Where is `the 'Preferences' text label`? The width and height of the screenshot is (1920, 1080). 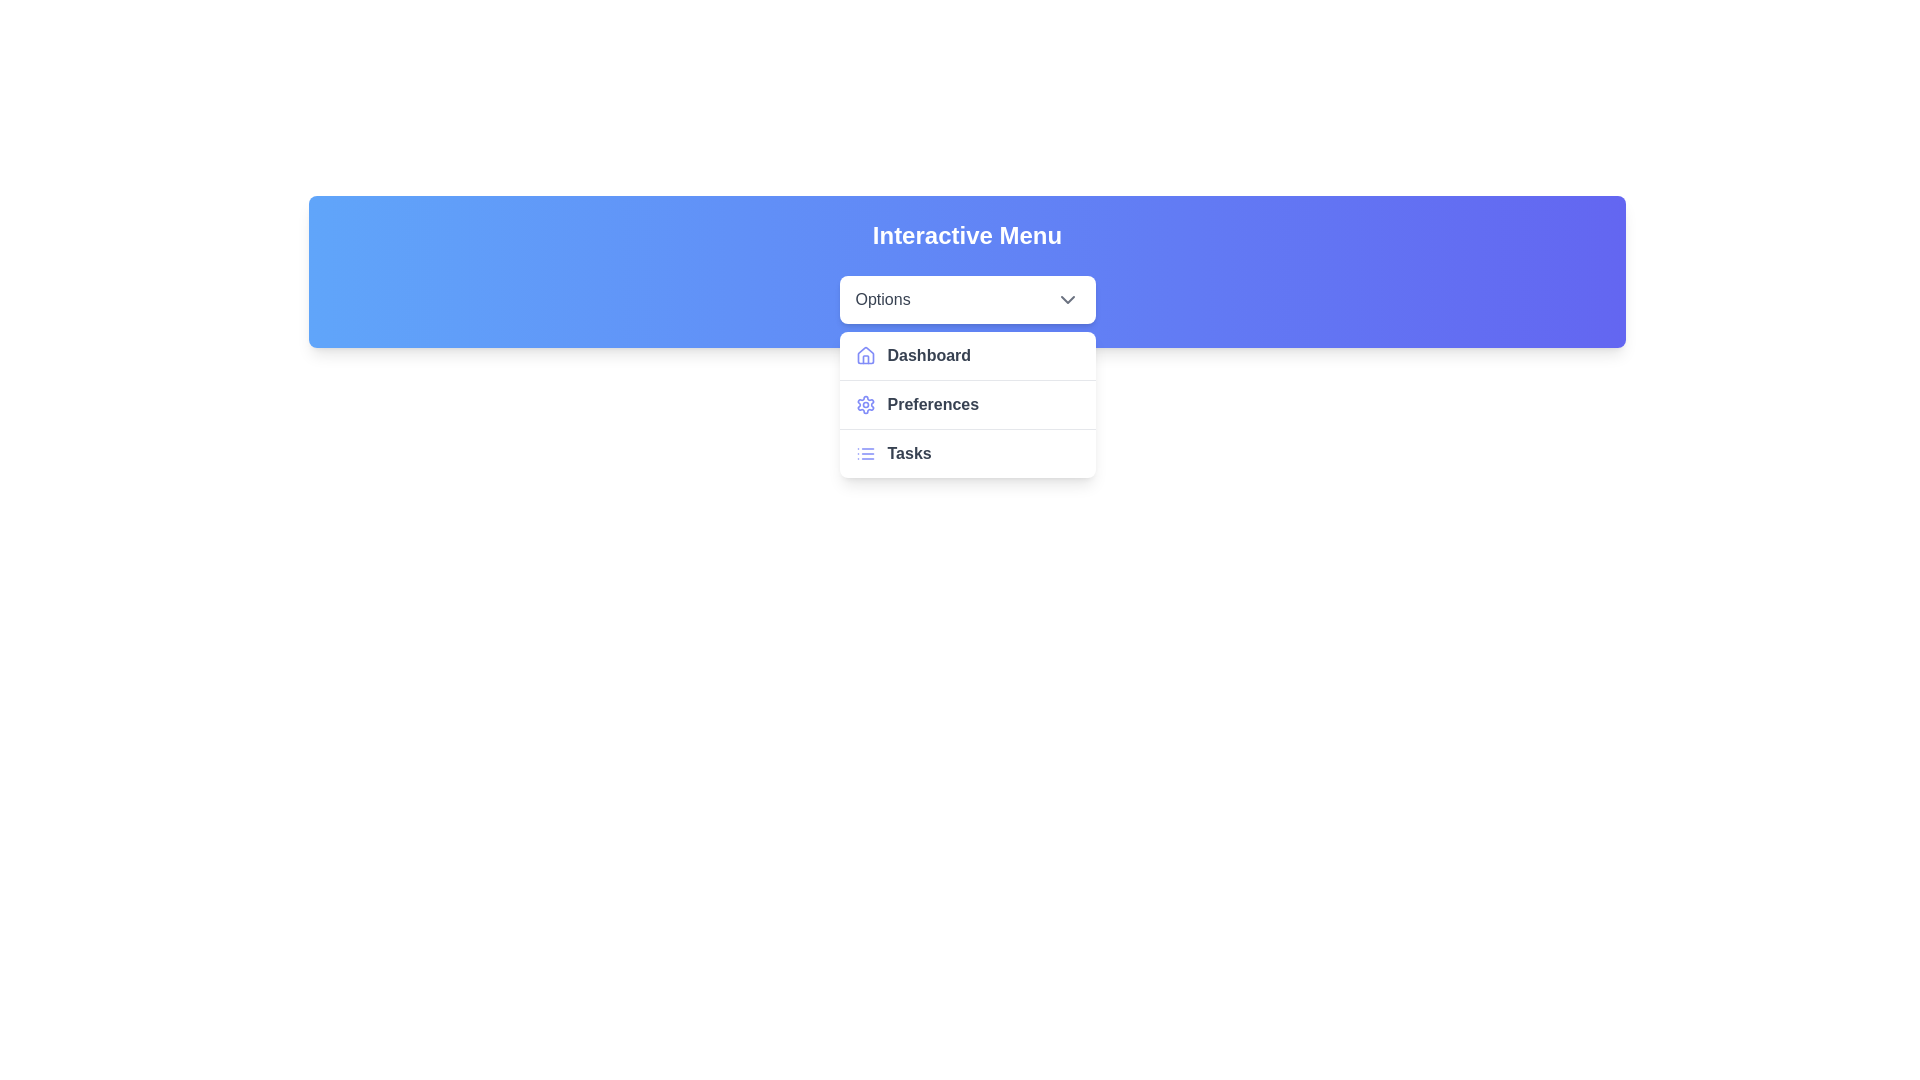
the 'Preferences' text label is located at coordinates (932, 405).